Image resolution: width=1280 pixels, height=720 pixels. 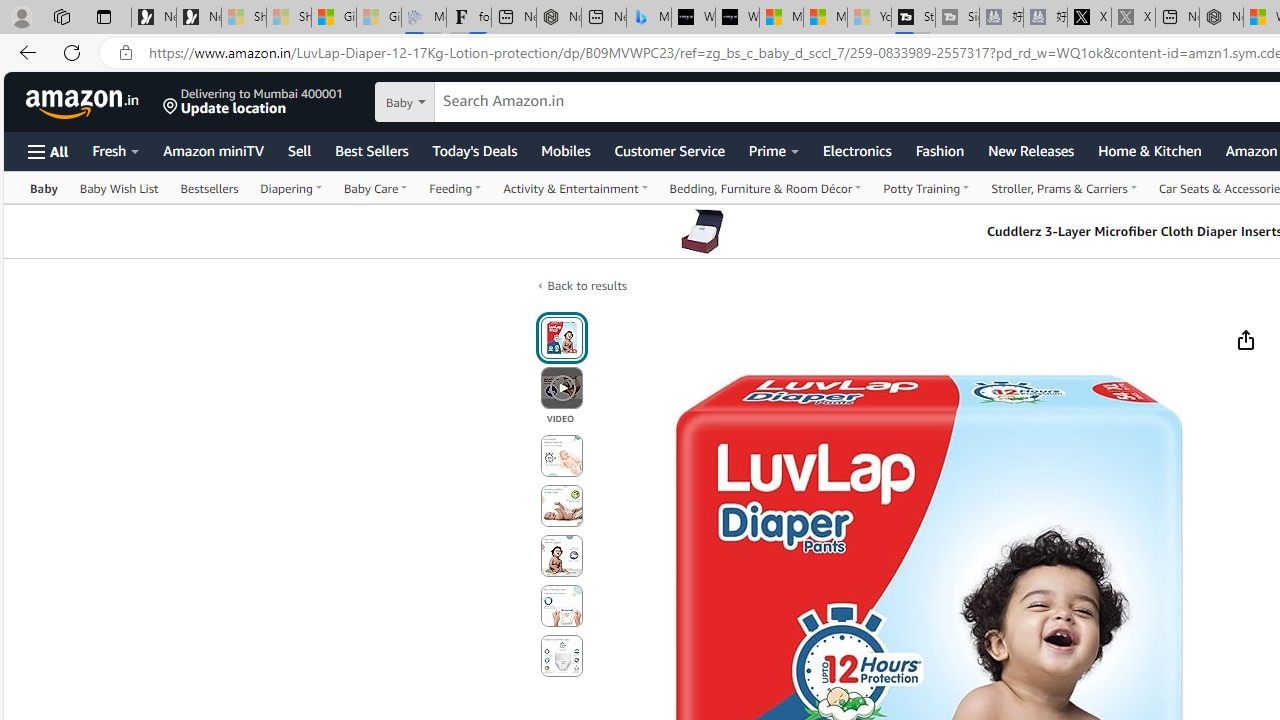 I want to click on 'What', so click(x=736, y=17).